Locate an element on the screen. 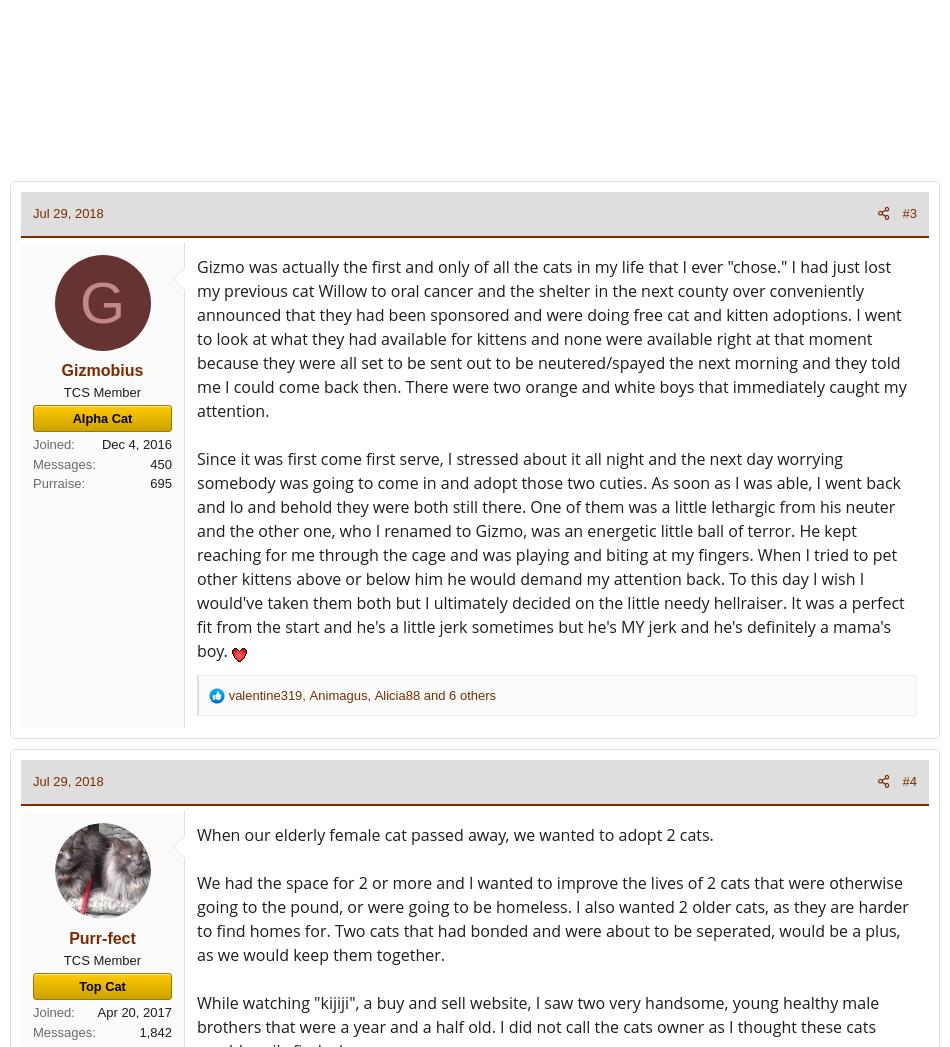 Image resolution: width=950 pixels, height=1047 pixels. 'and 6 others' is located at coordinates (456, 693).